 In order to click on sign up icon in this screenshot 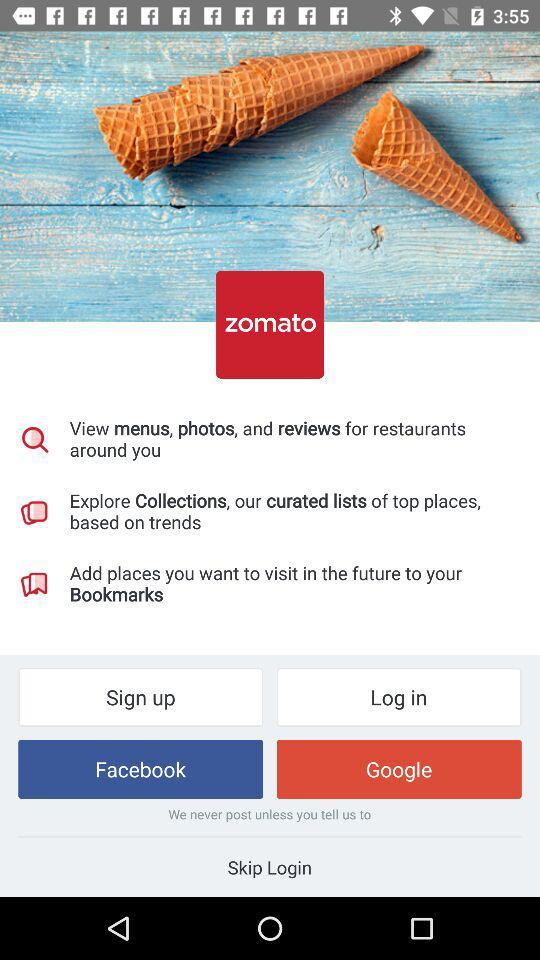, I will do `click(139, 697)`.